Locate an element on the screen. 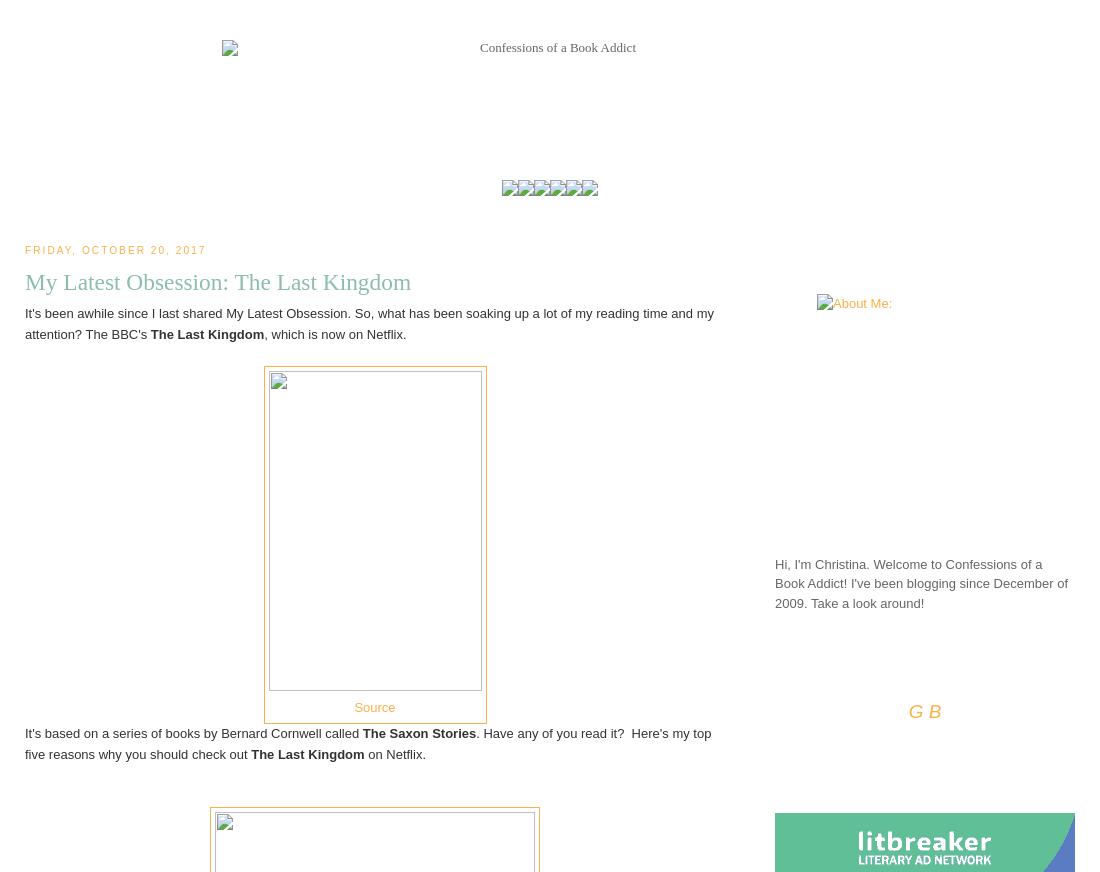 The height and width of the screenshot is (872, 1100). 'Friday, October 20, 2017' is located at coordinates (115, 249).